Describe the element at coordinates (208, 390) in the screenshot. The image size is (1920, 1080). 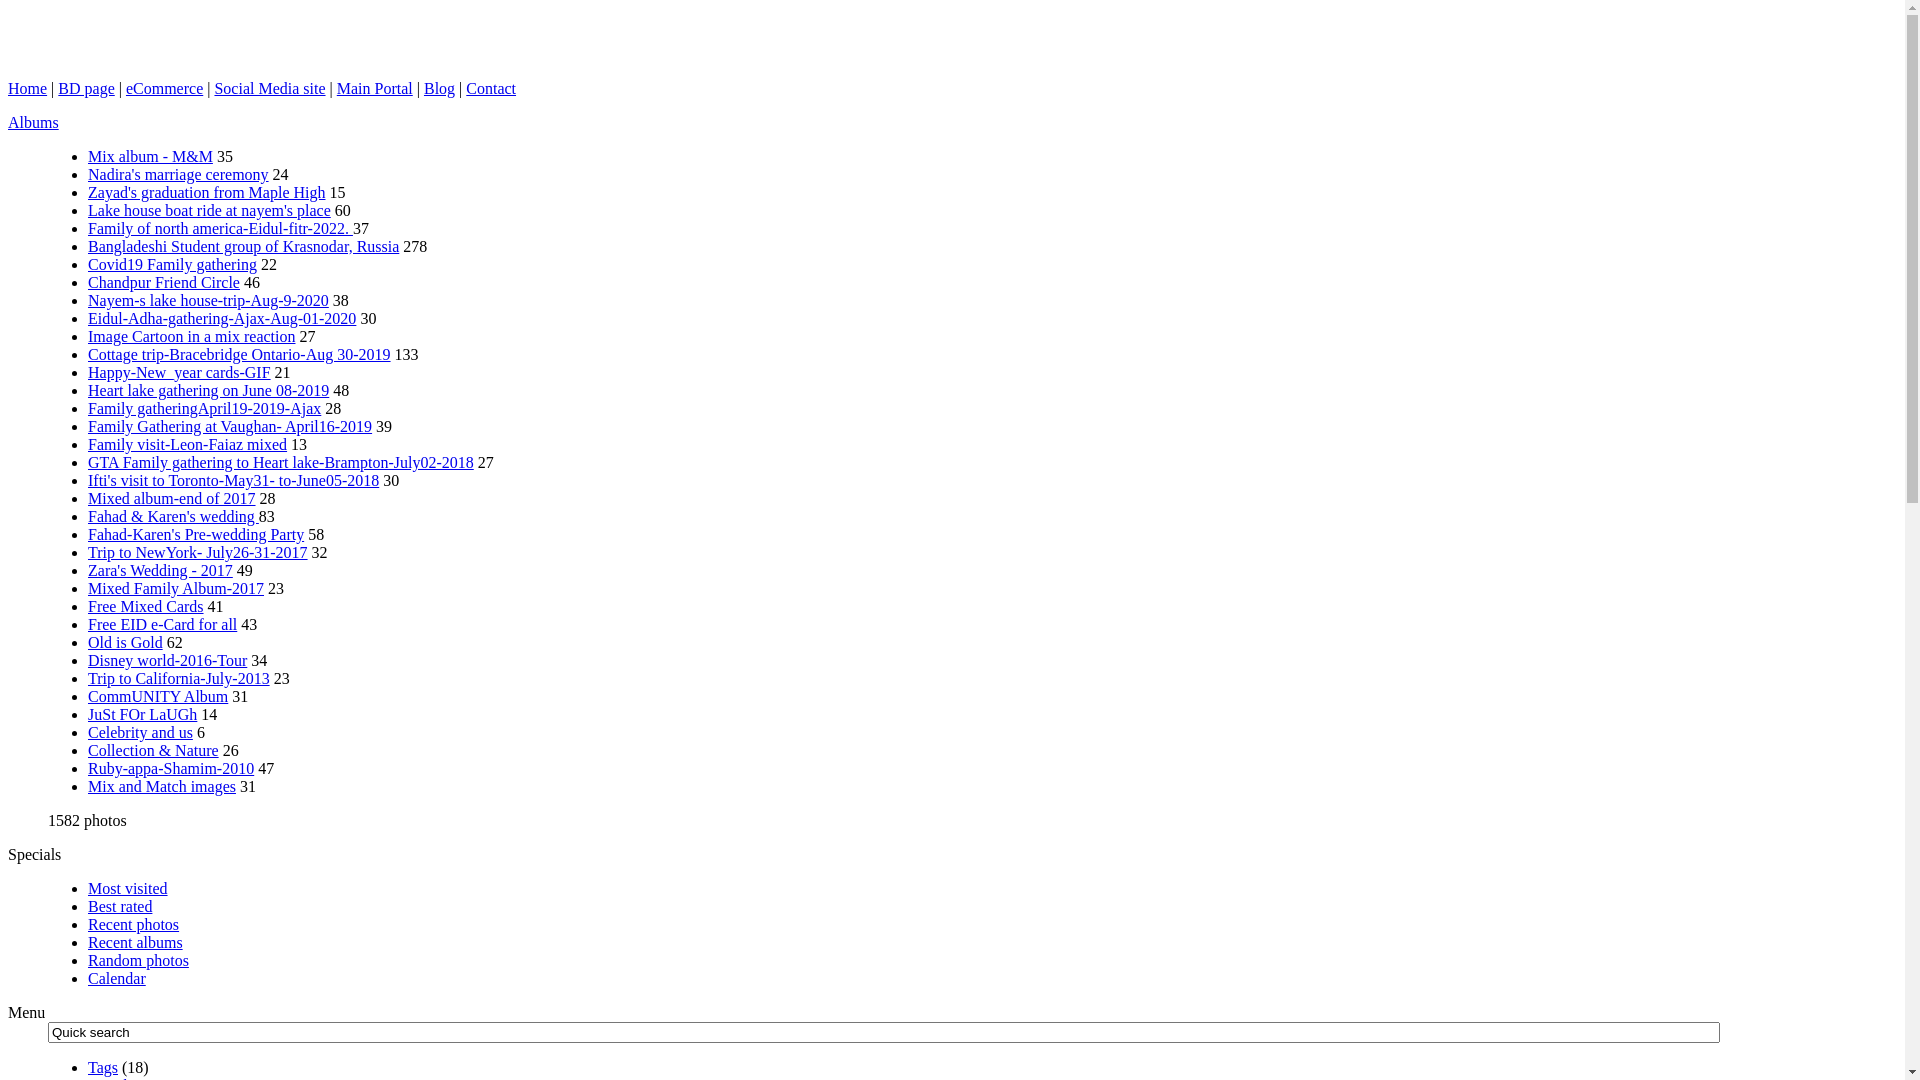
I see `'Heart lake gathering on June 08-2019'` at that location.